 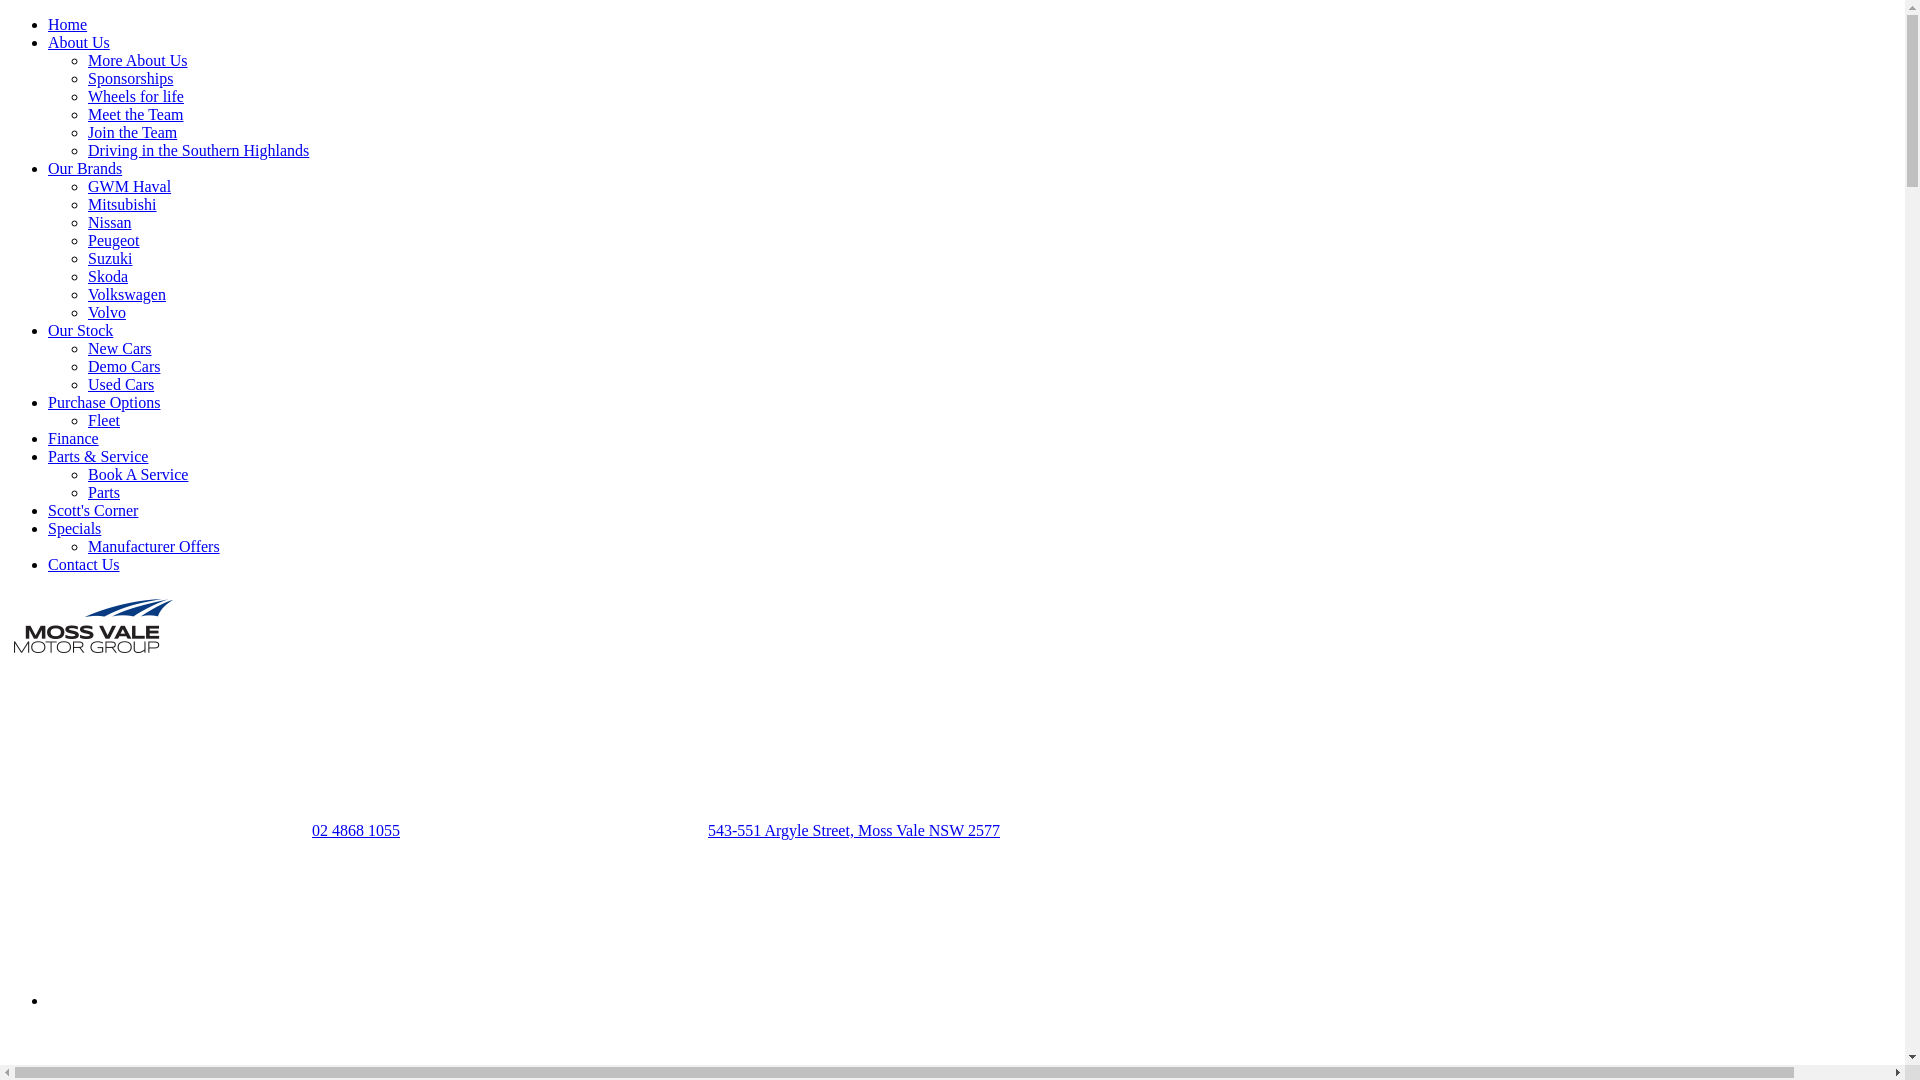 I want to click on 'Volkswagen', so click(x=125, y=294).